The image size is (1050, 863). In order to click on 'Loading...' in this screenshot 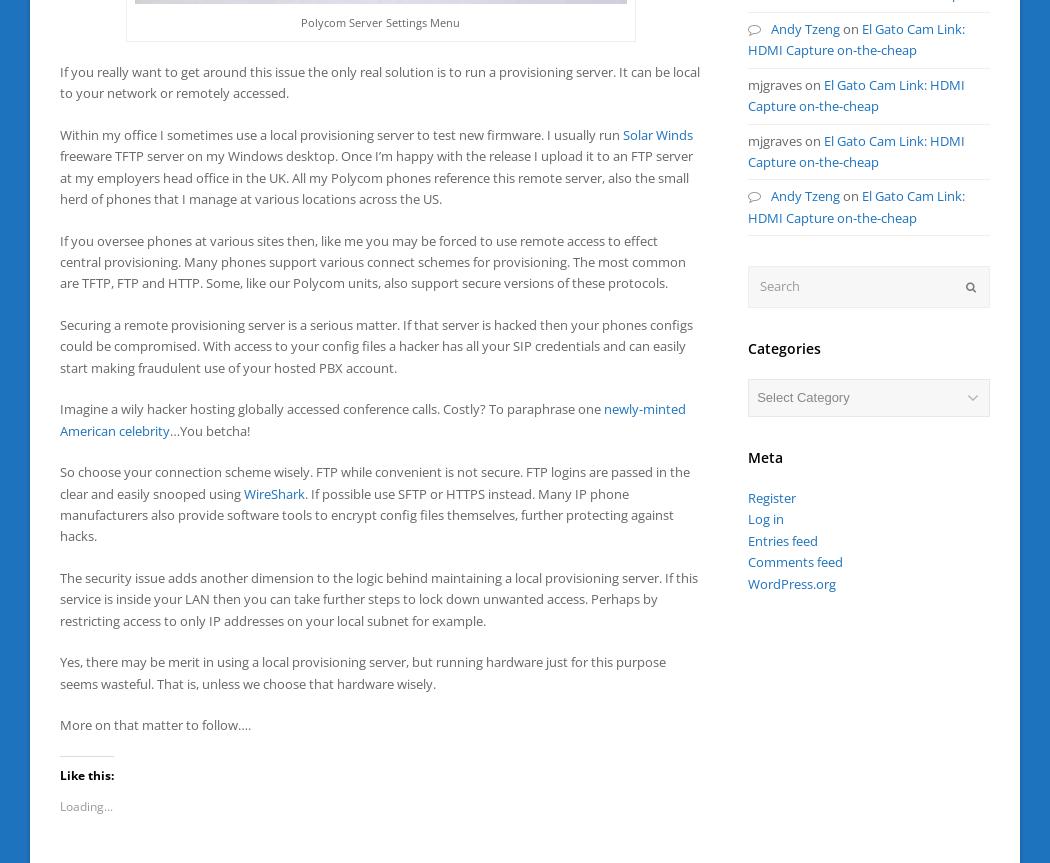, I will do `click(86, 804)`.